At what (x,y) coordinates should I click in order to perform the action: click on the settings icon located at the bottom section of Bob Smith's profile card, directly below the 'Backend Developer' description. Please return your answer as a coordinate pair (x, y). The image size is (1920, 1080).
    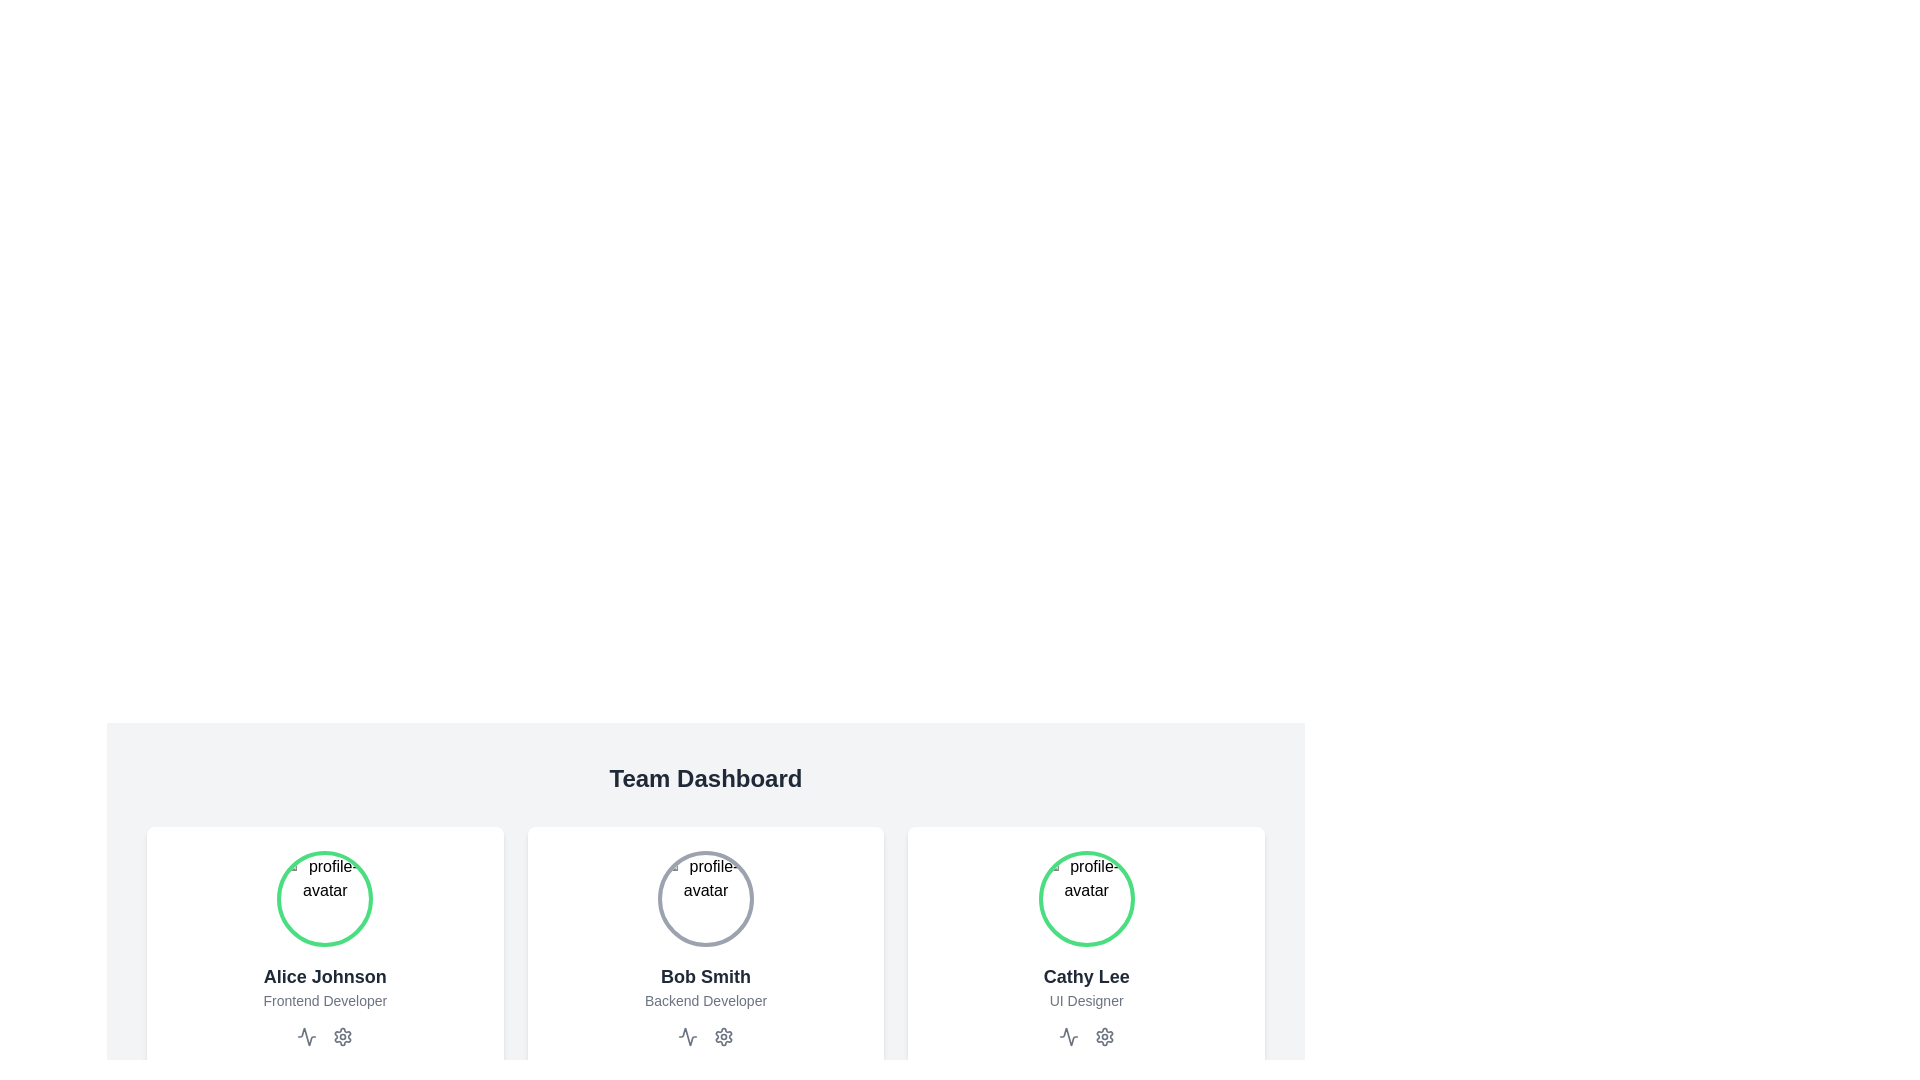
    Looking at the image, I should click on (723, 1036).